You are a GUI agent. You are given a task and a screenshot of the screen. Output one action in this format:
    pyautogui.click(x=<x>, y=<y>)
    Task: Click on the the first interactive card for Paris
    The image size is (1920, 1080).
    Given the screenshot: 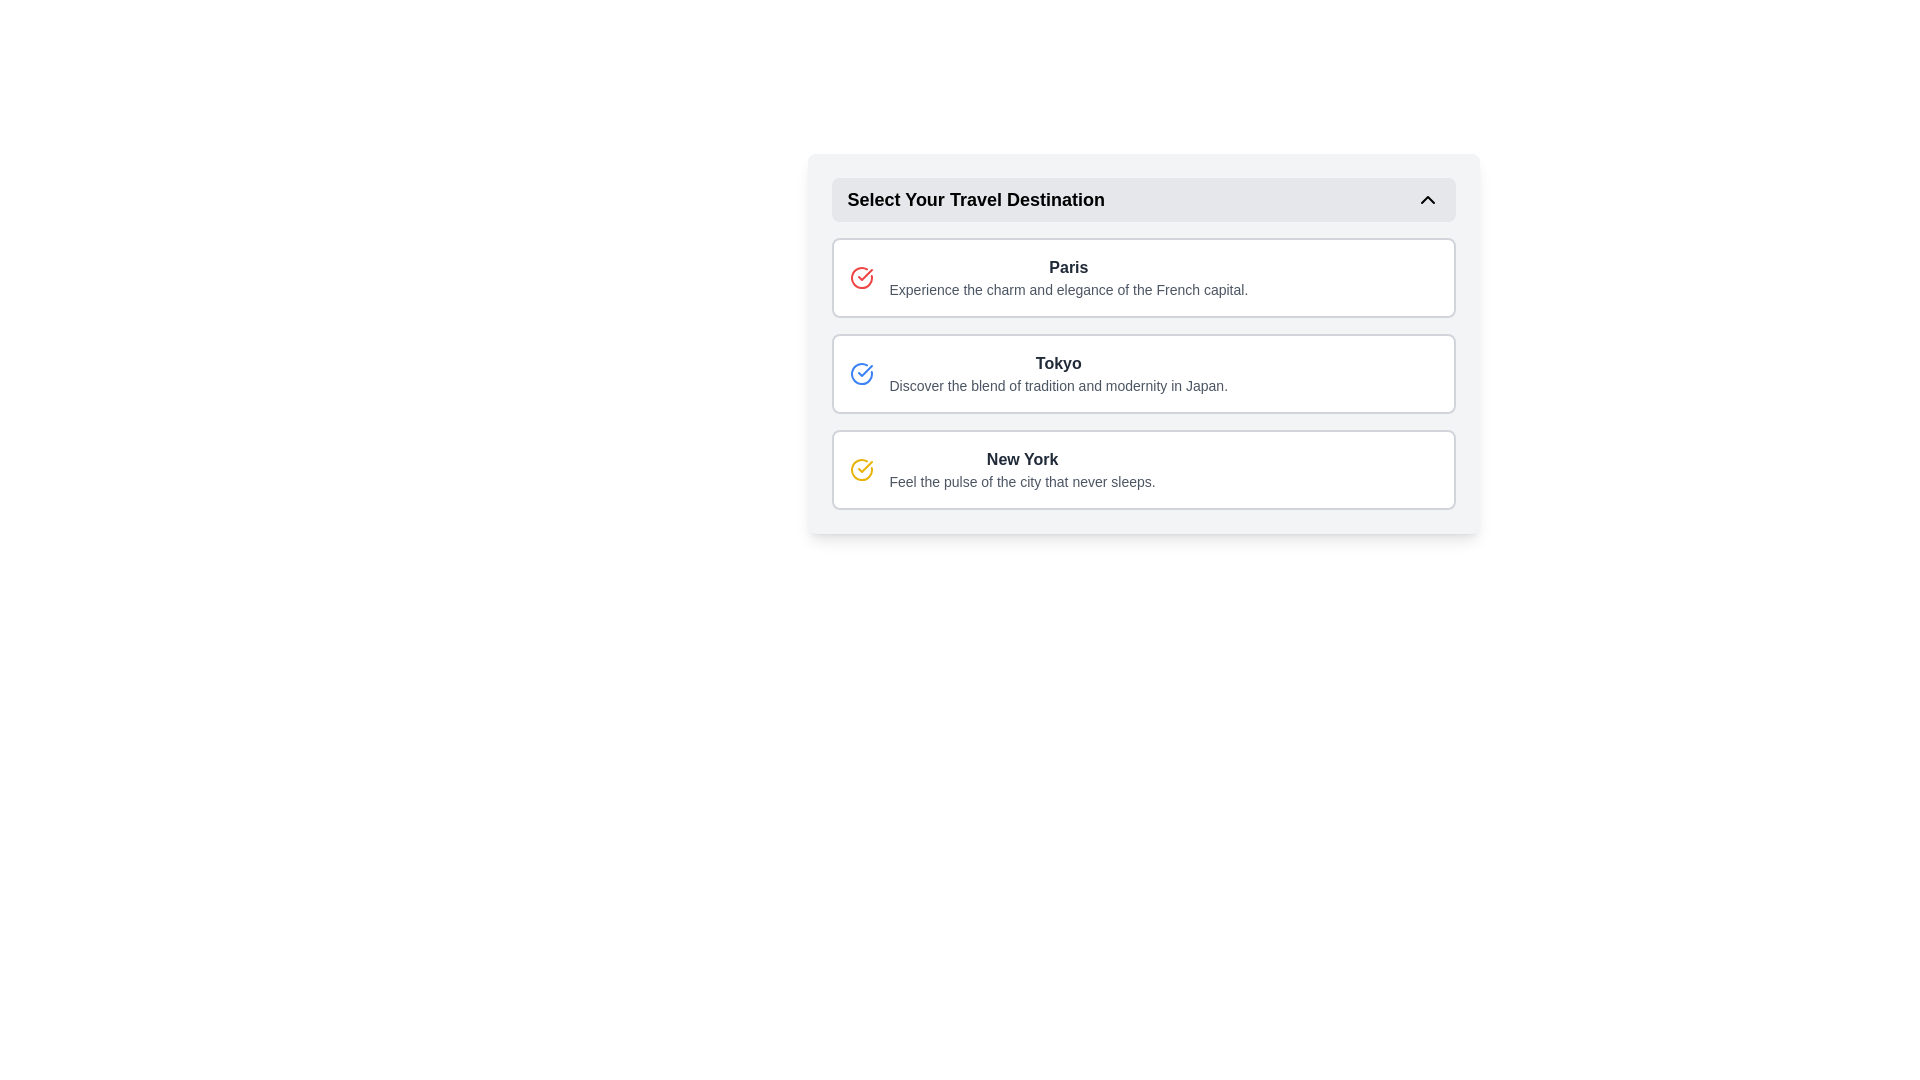 What is the action you would take?
    pyautogui.click(x=1143, y=277)
    